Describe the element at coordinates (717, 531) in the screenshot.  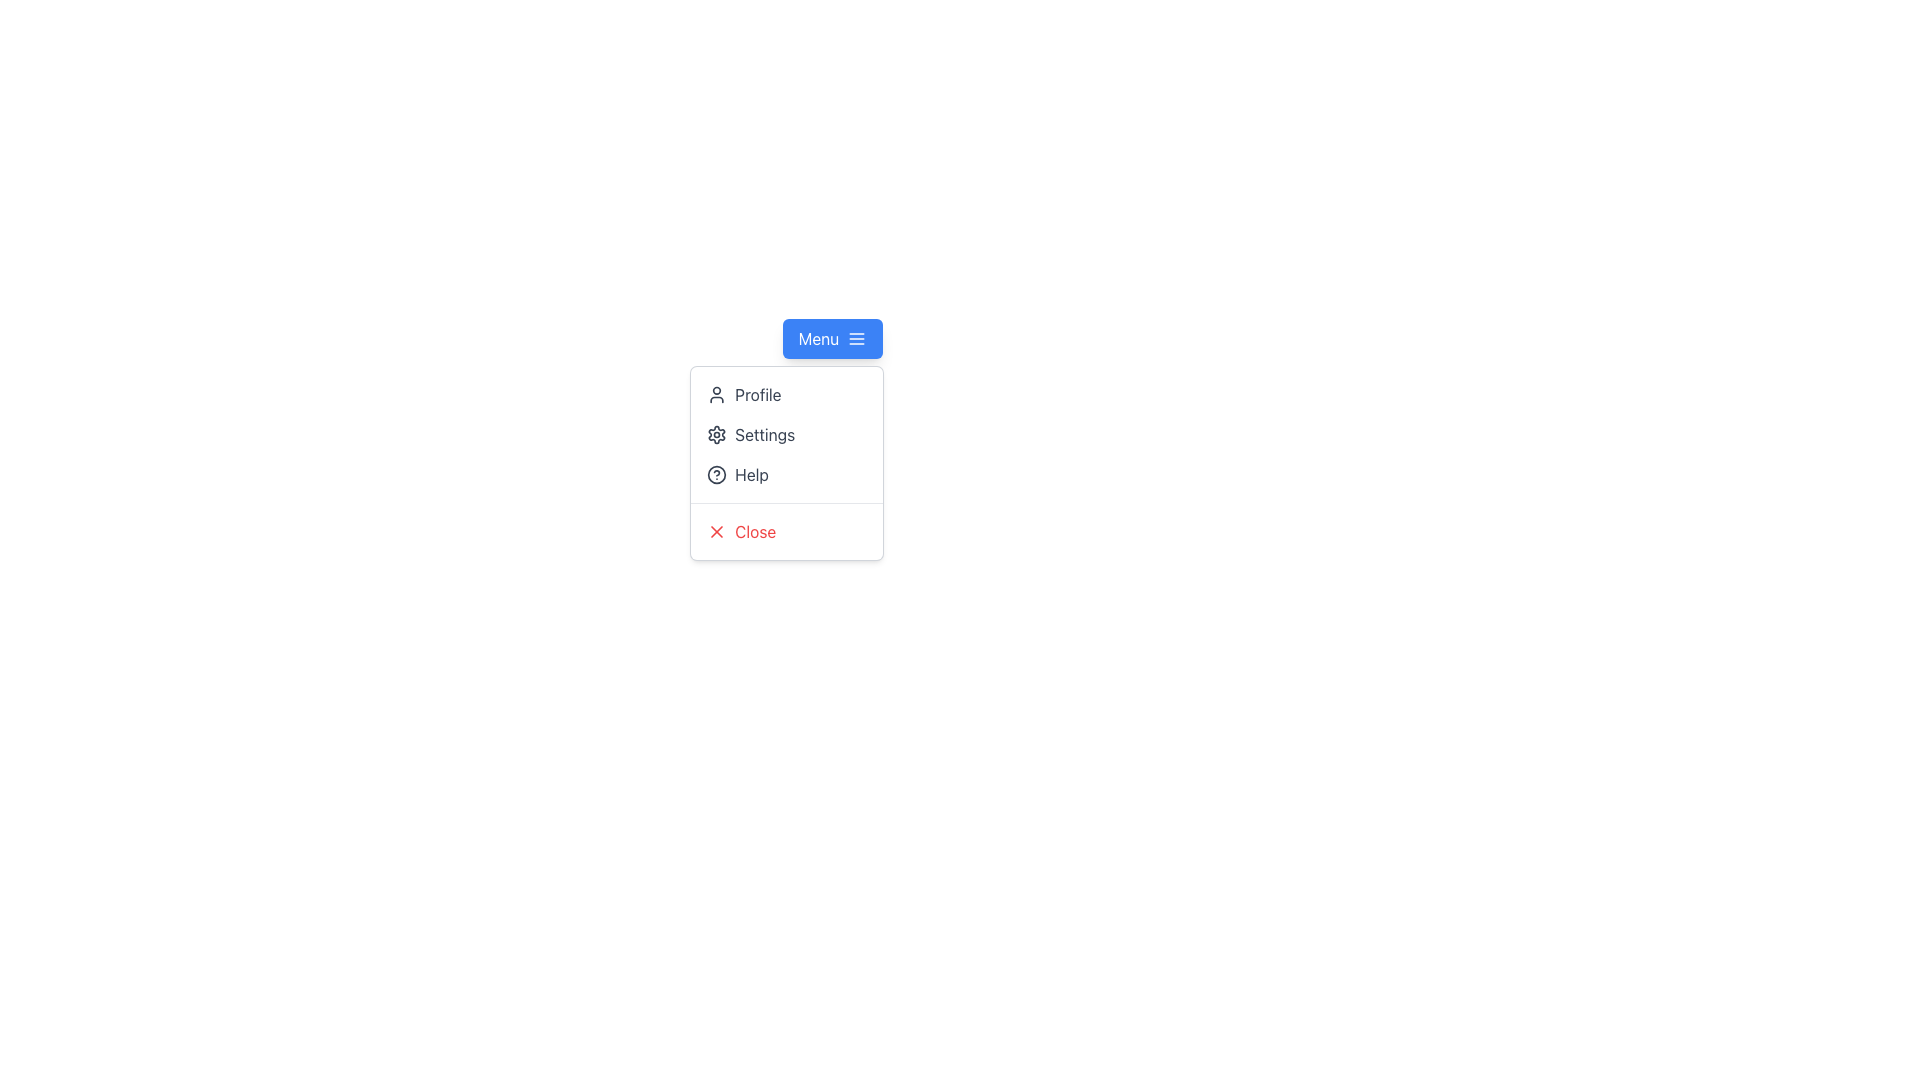
I see `the red cross-shaped icon representing the 'Close' action located in the dropdown menu at the end of the options list` at that location.